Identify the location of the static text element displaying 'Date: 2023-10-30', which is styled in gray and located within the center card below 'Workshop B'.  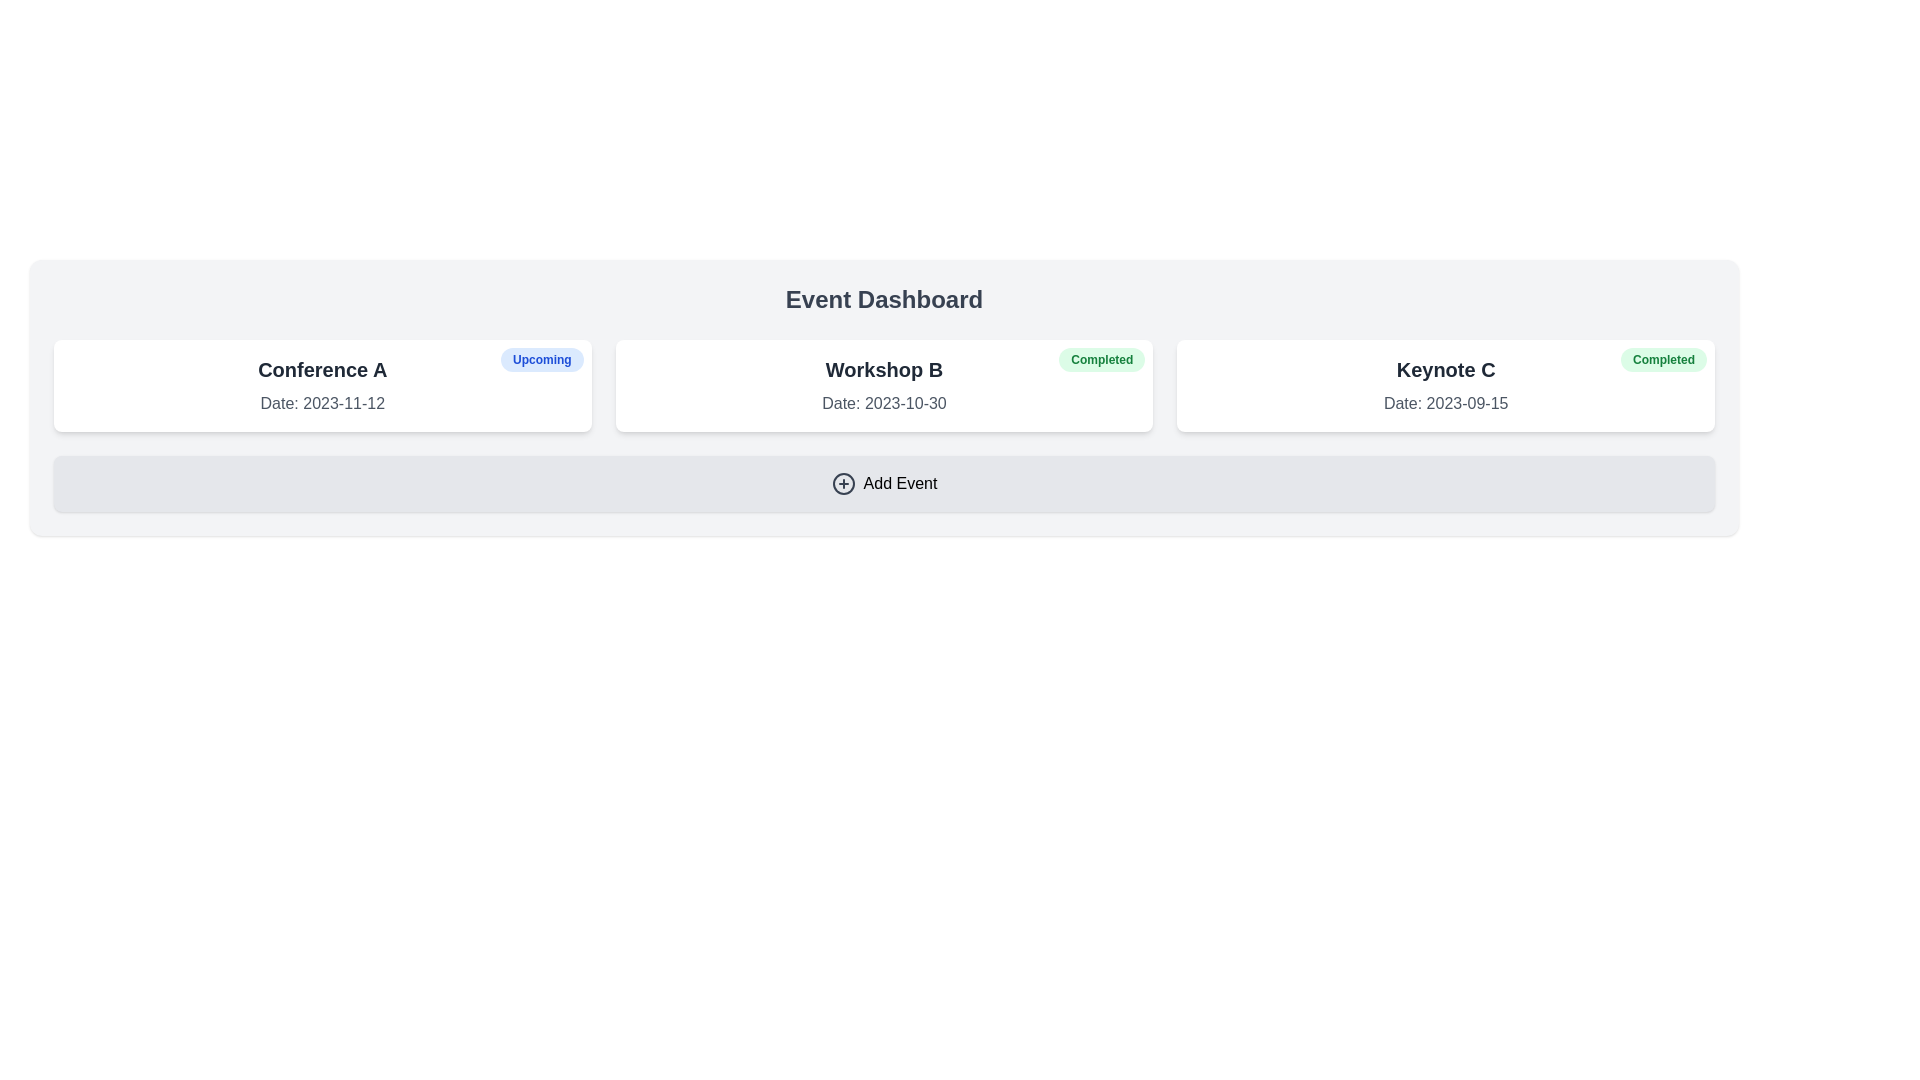
(883, 404).